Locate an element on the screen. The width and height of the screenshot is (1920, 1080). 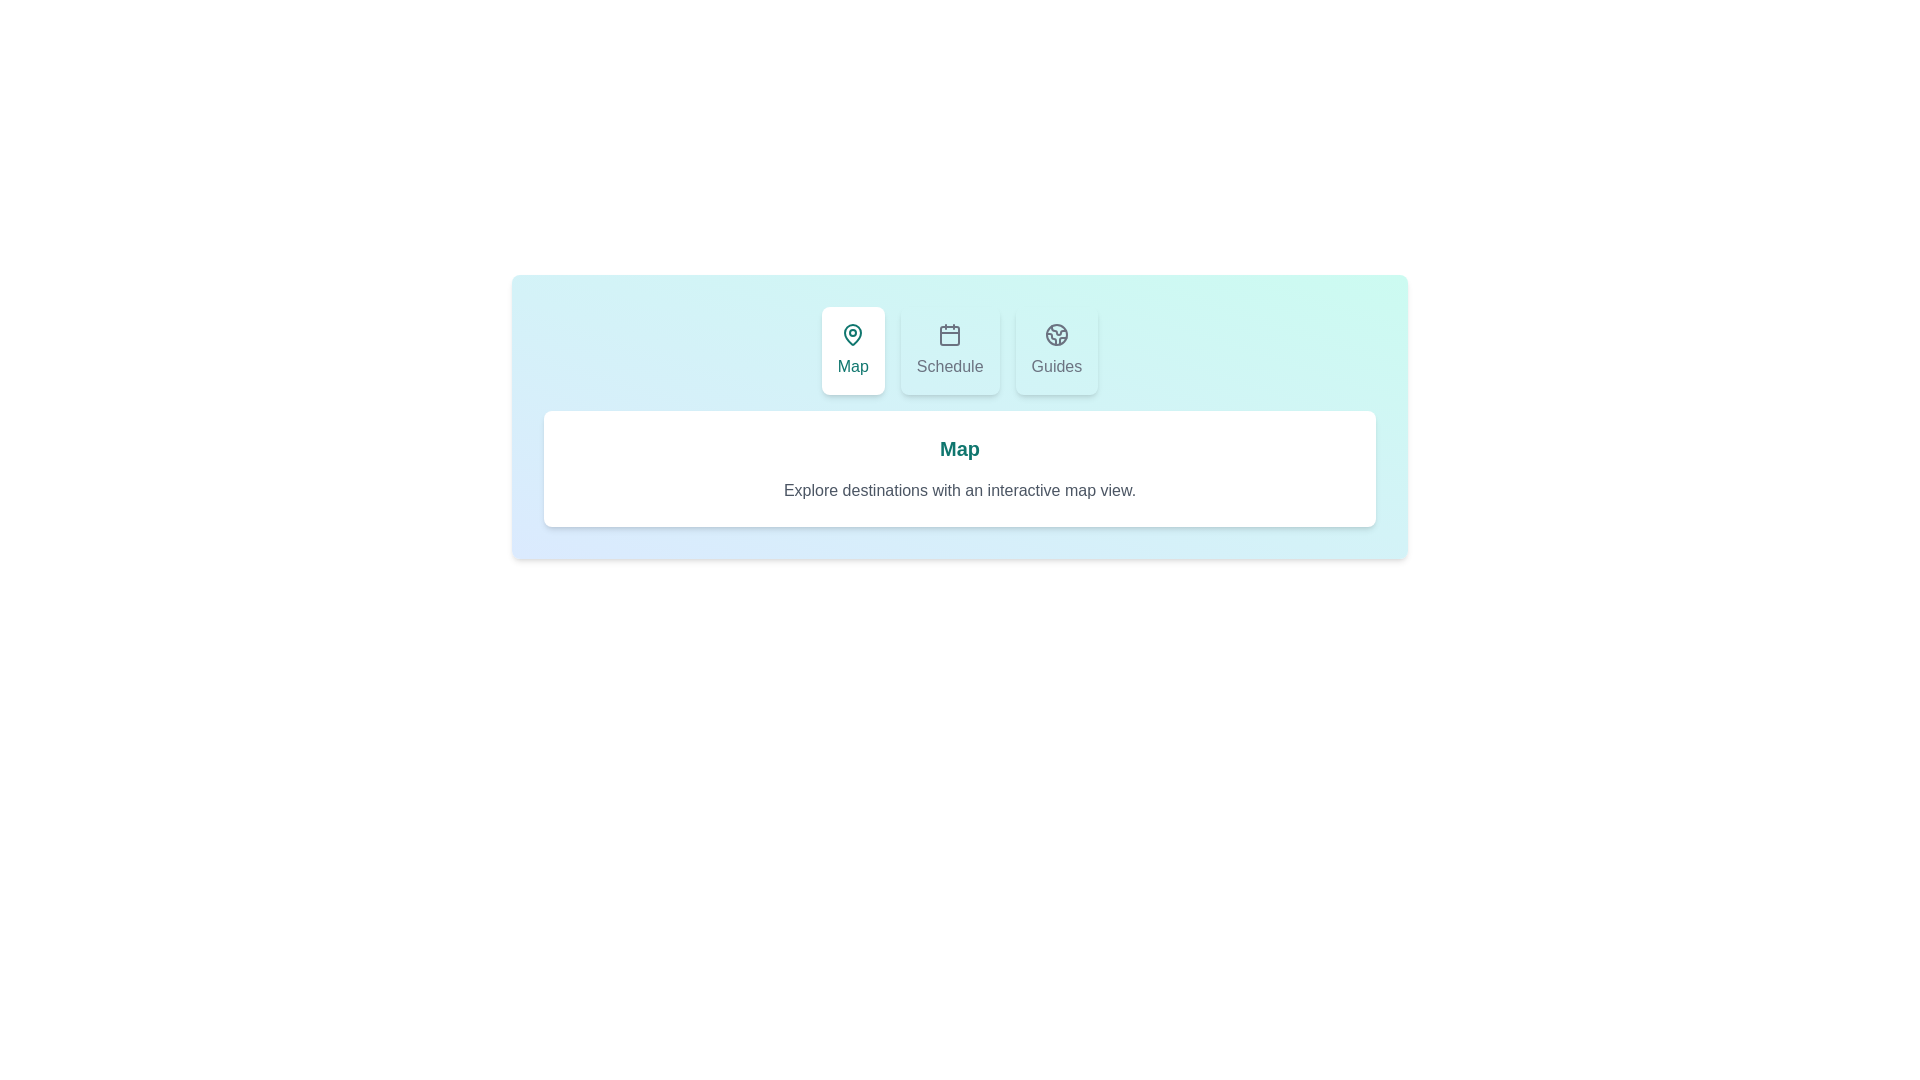
the Schedule tab by clicking on its button is located at coordinates (949, 350).